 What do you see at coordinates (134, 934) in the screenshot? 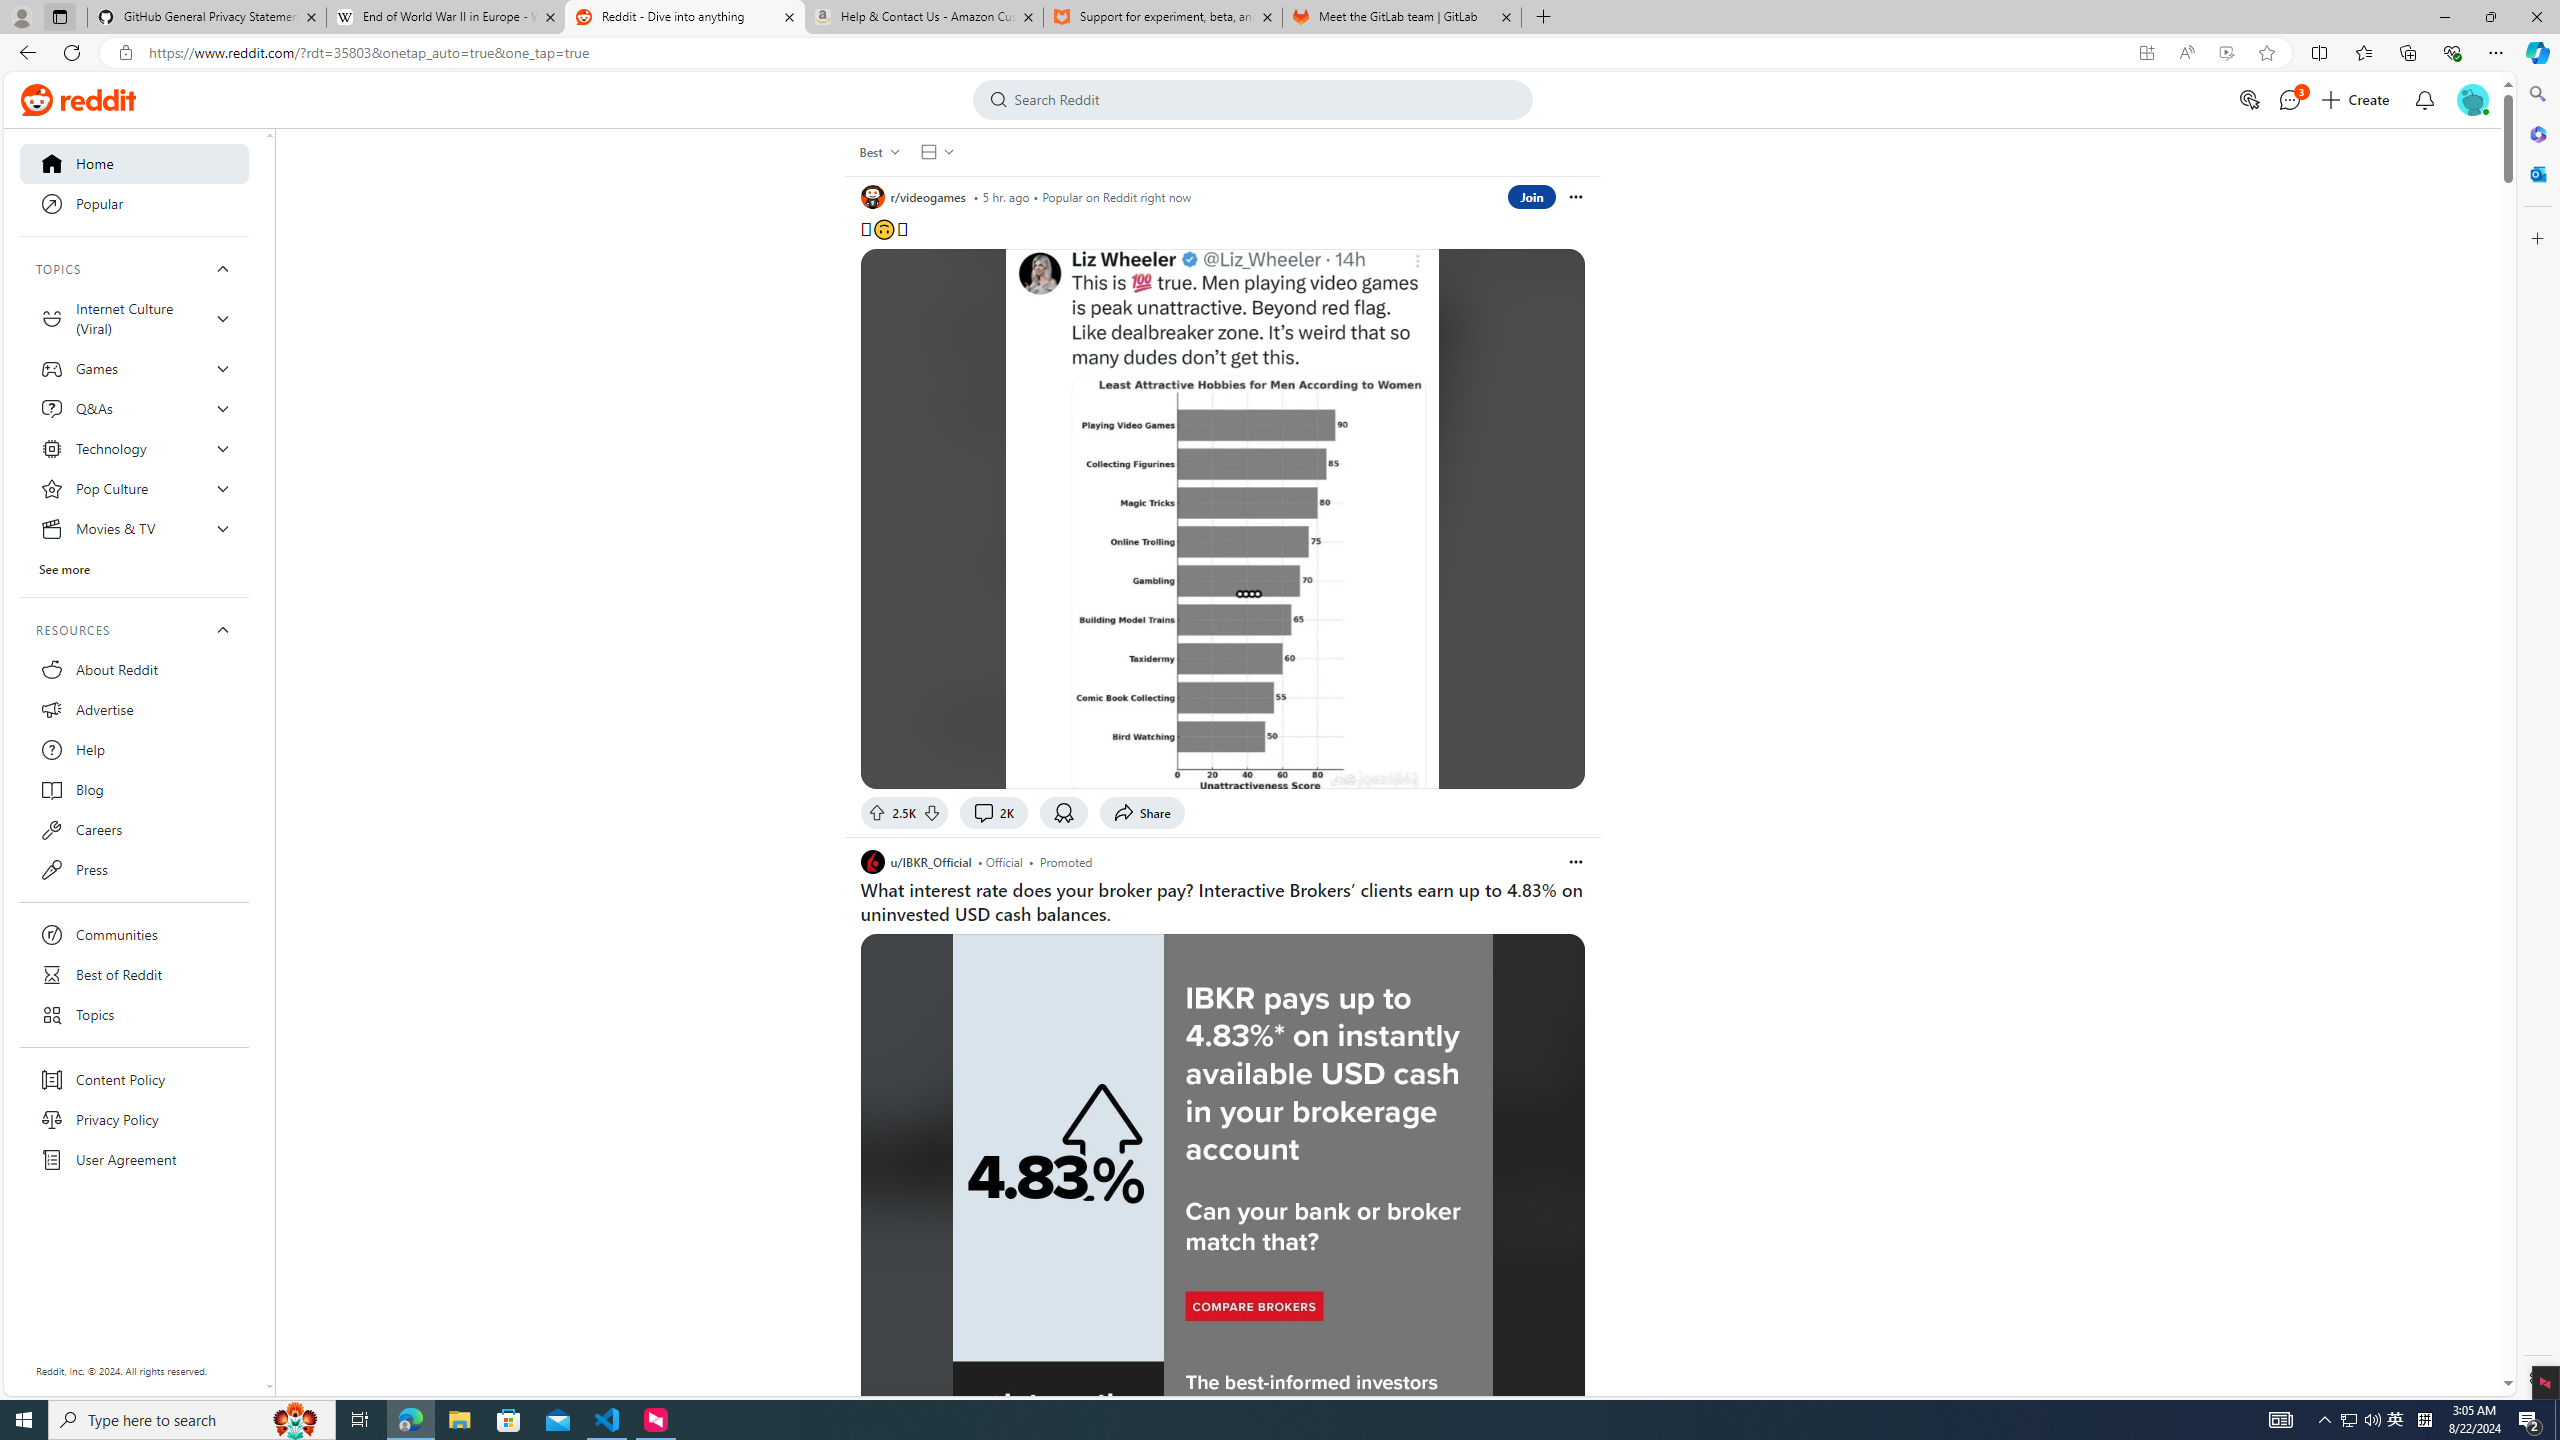
I see `'Communities'` at bounding box center [134, 934].